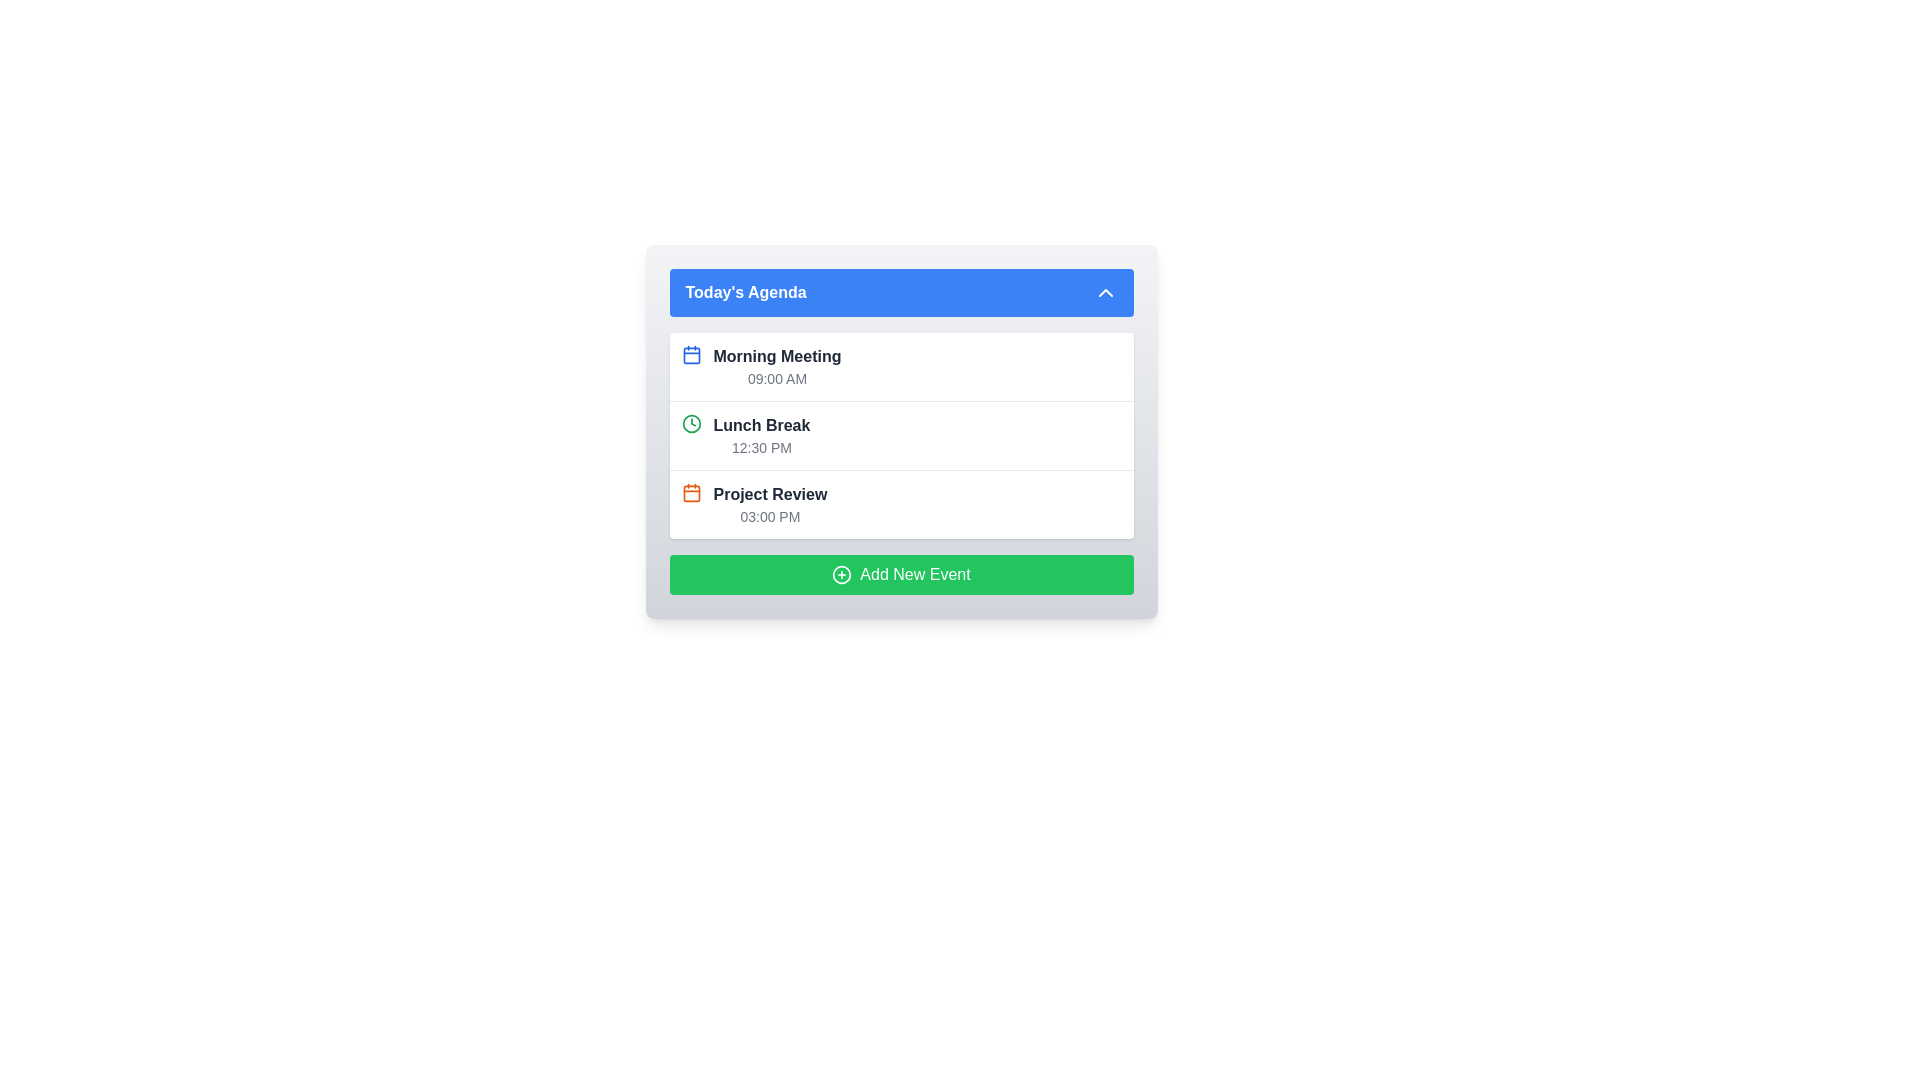 The width and height of the screenshot is (1920, 1080). I want to click on the circular clock icon with a green outer stroke, which is the second icon in the list of events under 'Today's Agenda' in the leftmost part of the second row labeled 'Lunch Break', so click(691, 423).